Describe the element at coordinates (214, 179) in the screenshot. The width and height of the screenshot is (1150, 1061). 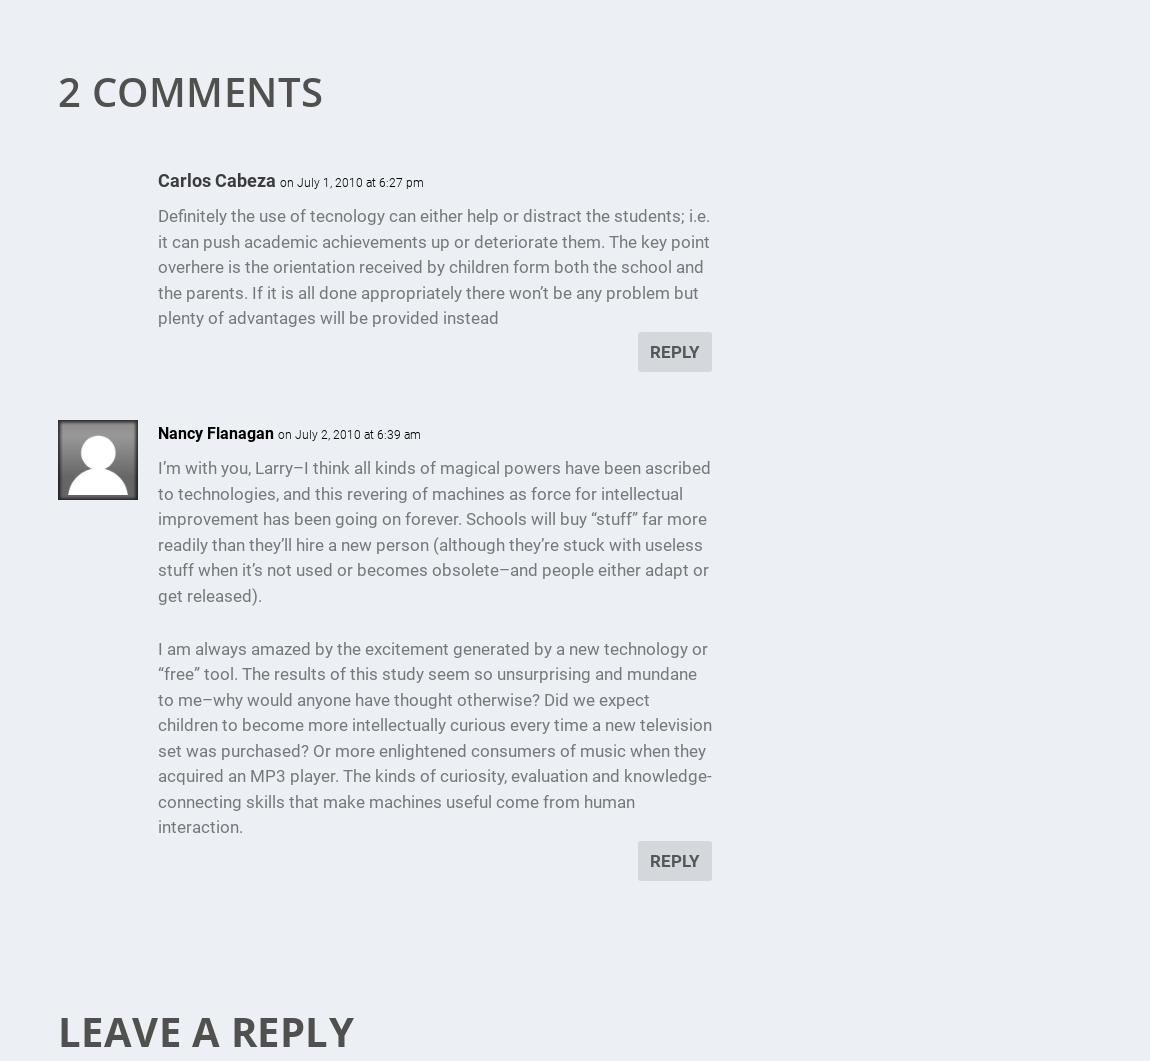
I see `'Carlos Cabeza'` at that location.